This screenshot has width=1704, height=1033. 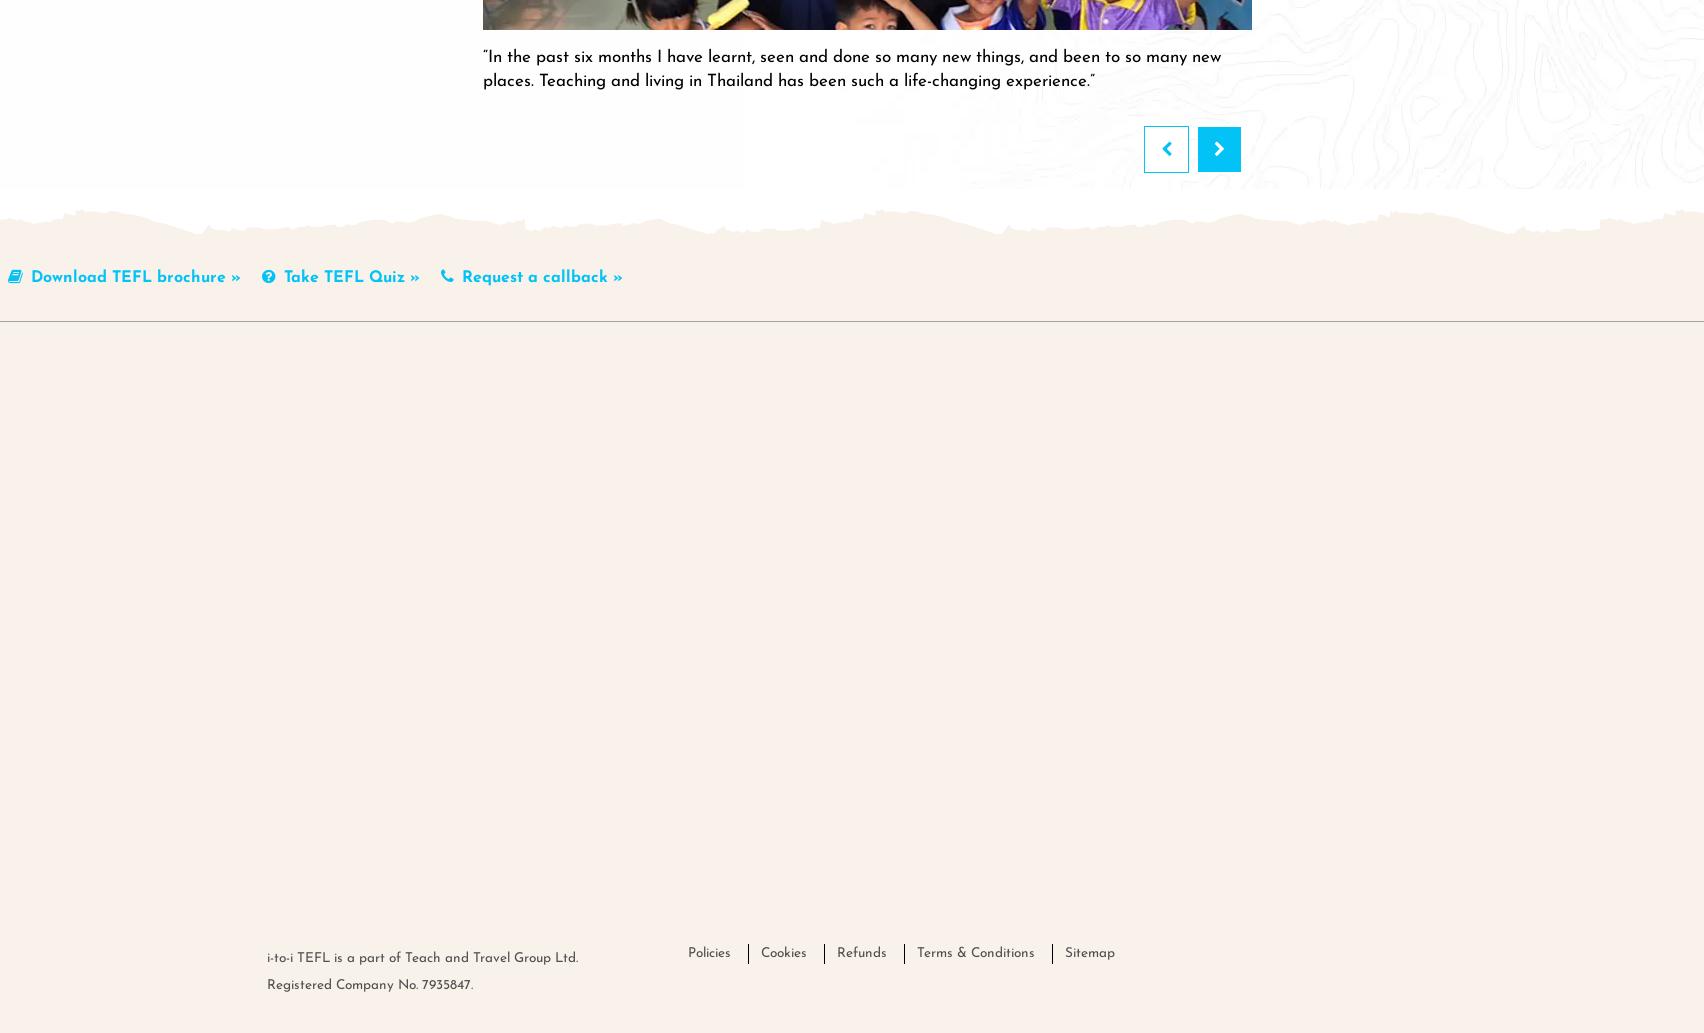 I want to click on 'Sitemap', so click(x=1089, y=951).